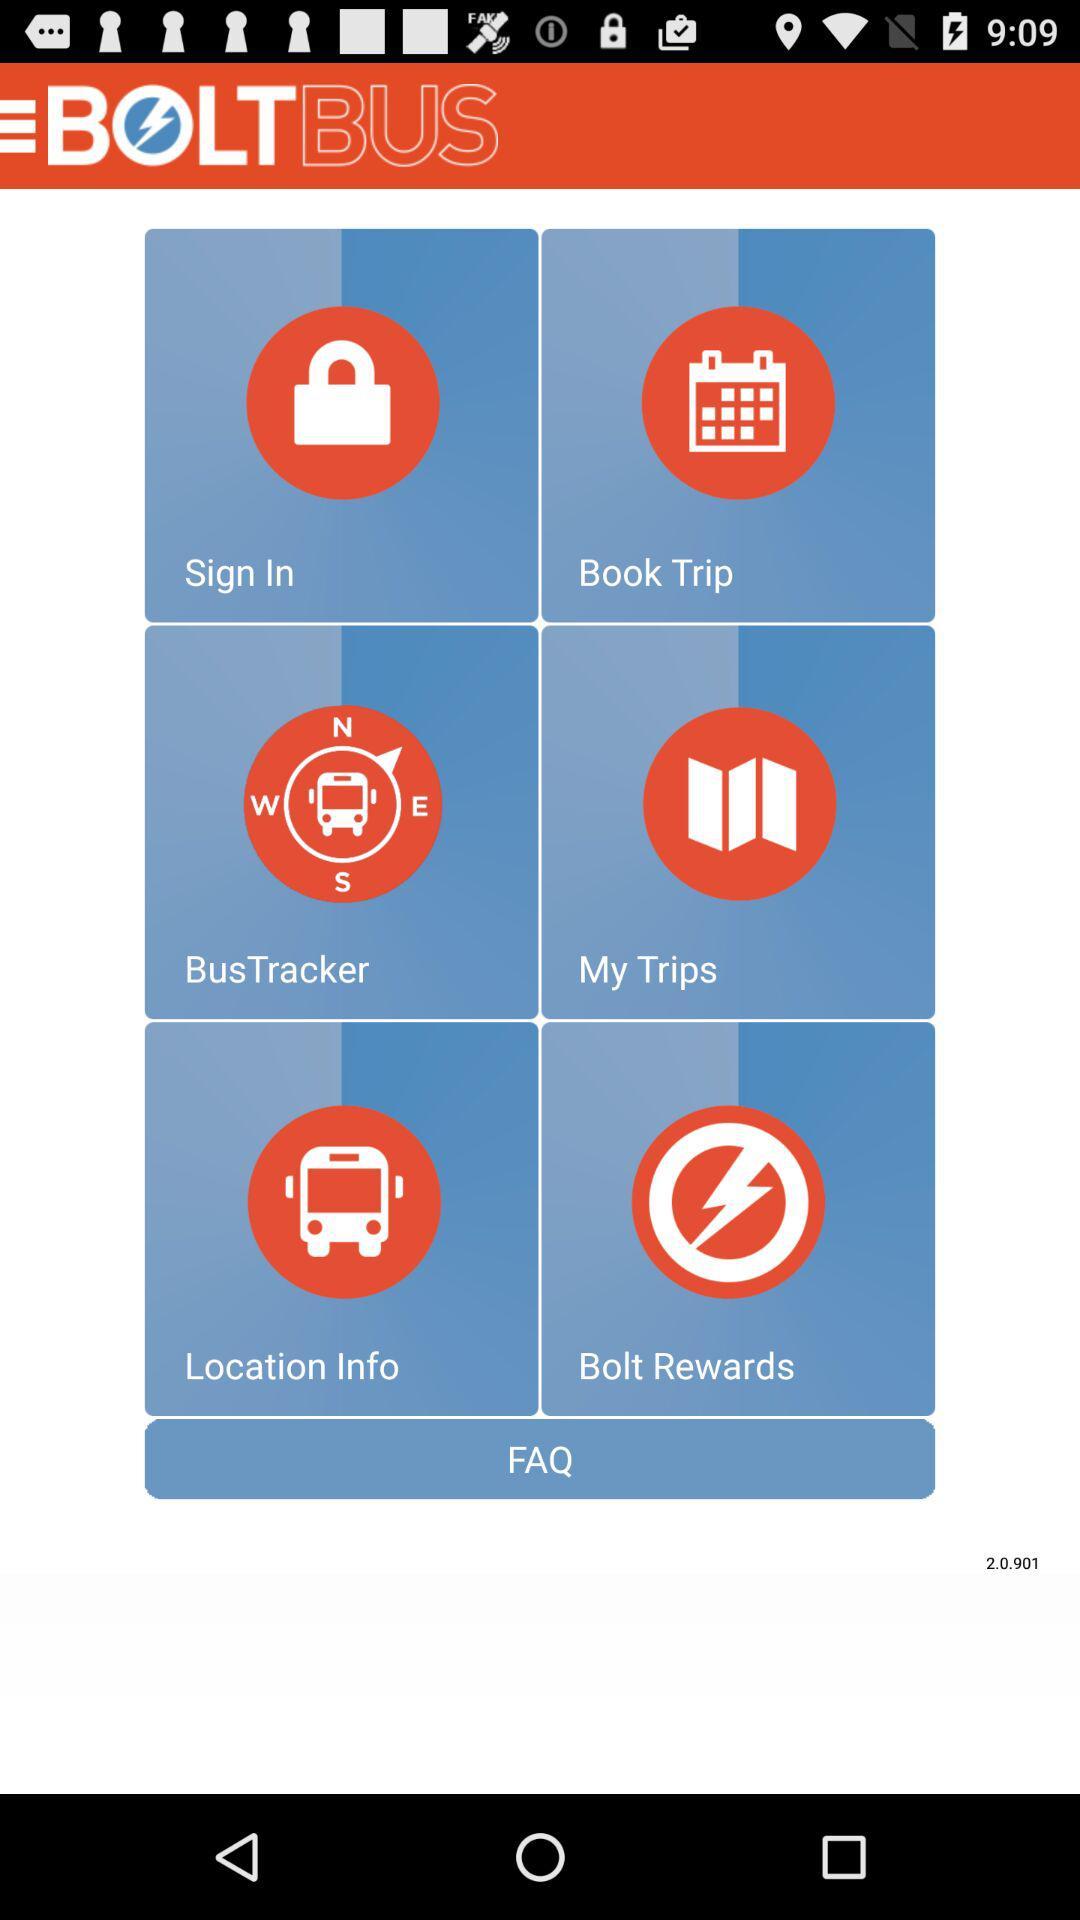 The height and width of the screenshot is (1920, 1080). Describe the element at coordinates (340, 822) in the screenshot. I see `bustracker` at that location.